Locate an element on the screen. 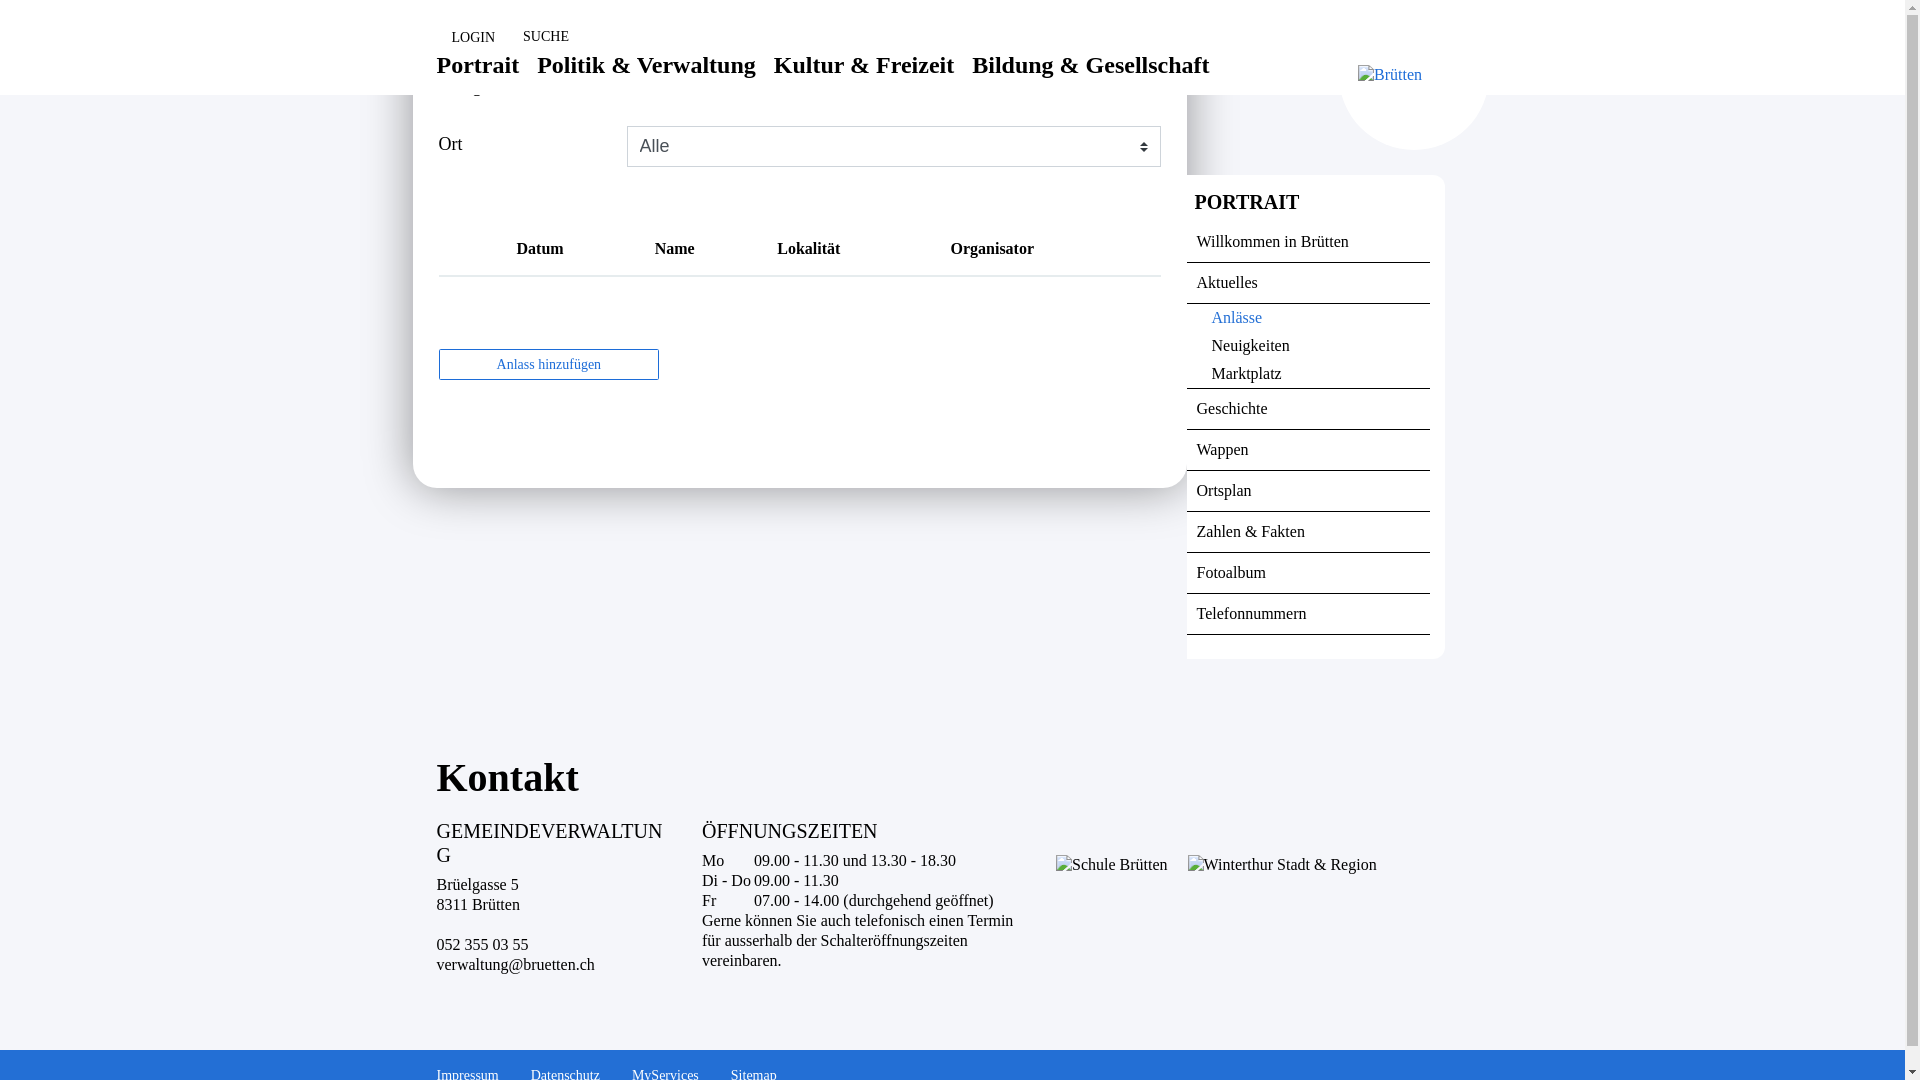 This screenshot has height=1080, width=1920. 'Fotoalbum' is located at coordinates (1307, 573).